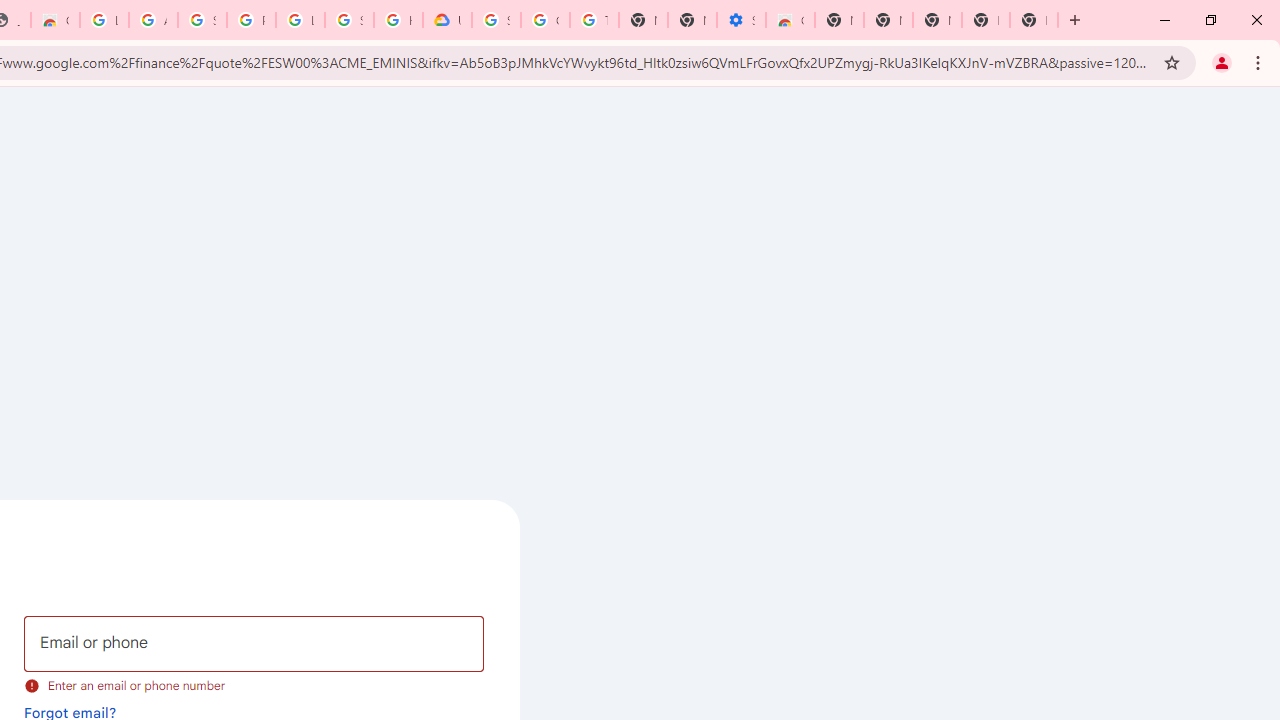 The height and width of the screenshot is (720, 1280). Describe the element at coordinates (789, 20) in the screenshot. I see `'Chrome Web Store - Accessibility extensions'` at that location.